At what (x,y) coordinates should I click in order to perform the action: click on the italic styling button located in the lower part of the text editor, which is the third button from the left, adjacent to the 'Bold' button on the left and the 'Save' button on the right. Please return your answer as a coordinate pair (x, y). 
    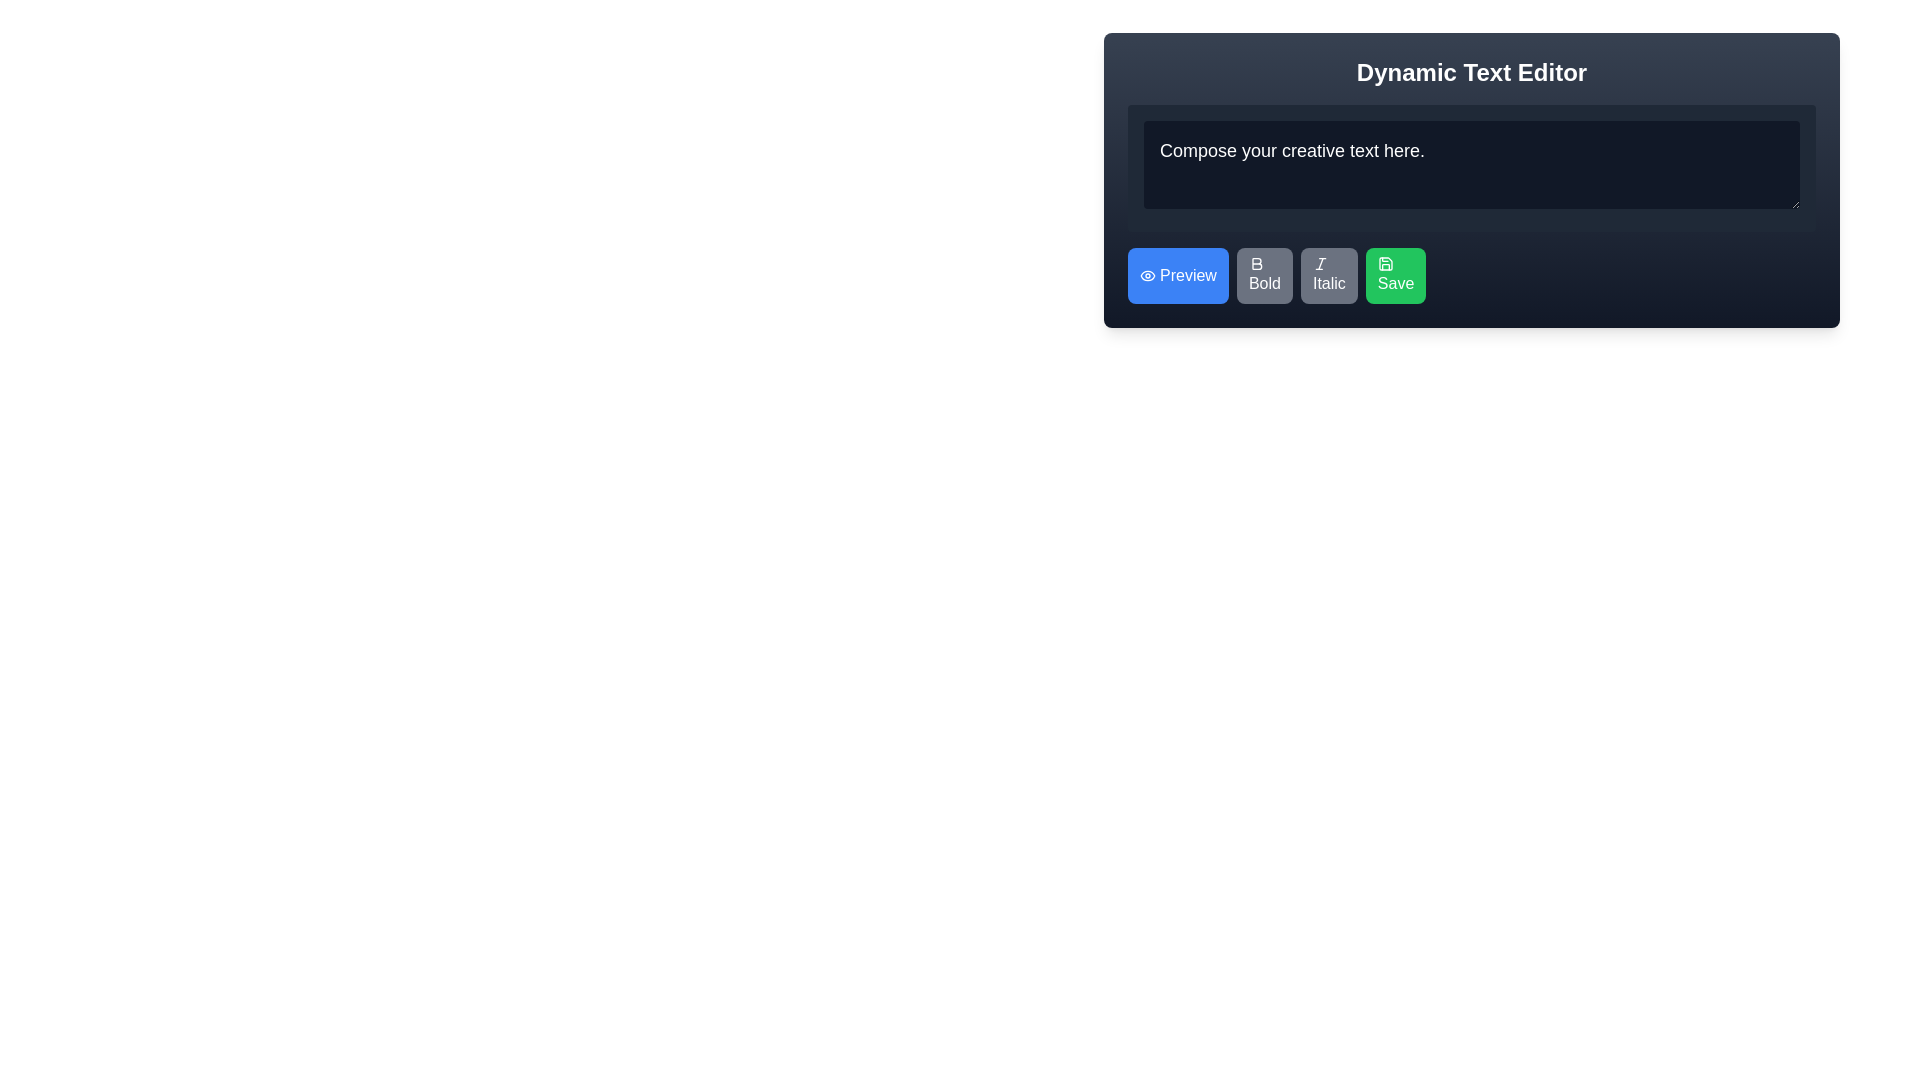
    Looking at the image, I should click on (1329, 276).